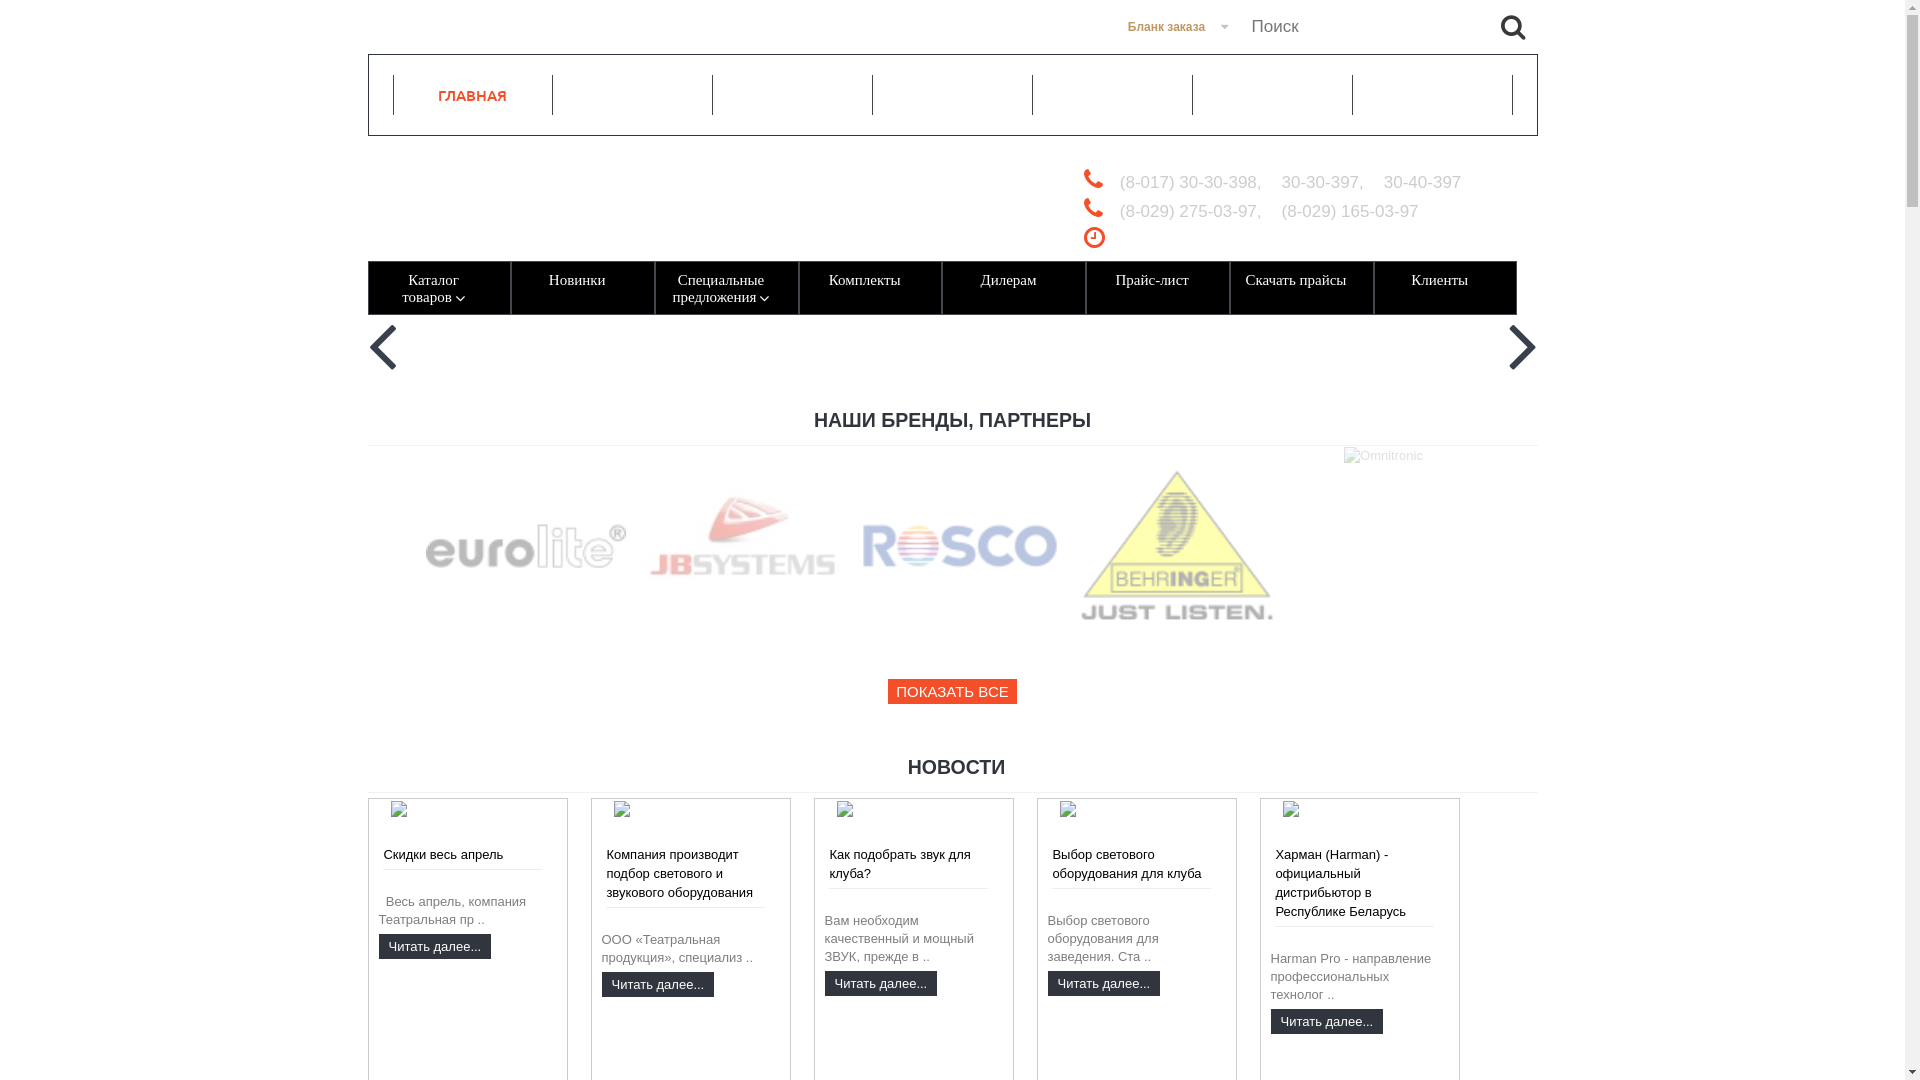  Describe the element at coordinates (425, 546) in the screenshot. I see `'Eurolite'` at that location.